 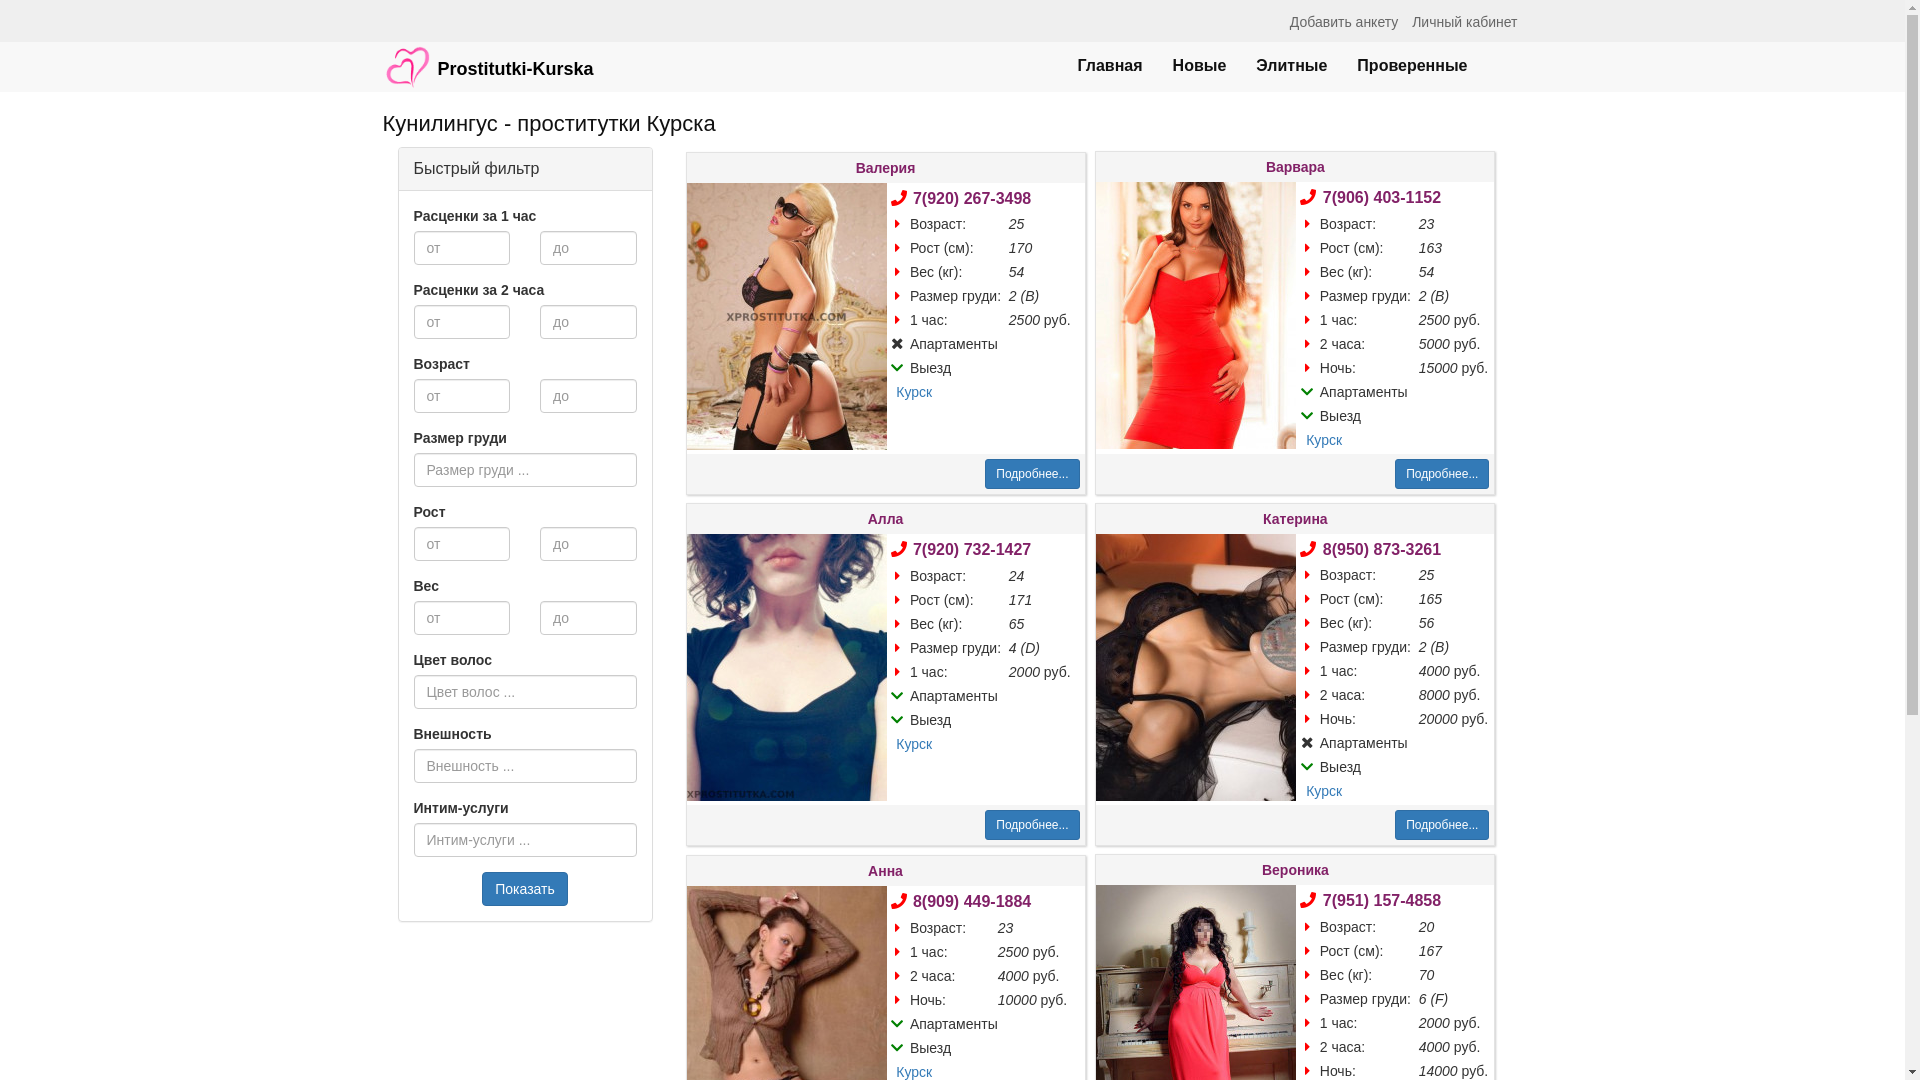 I want to click on 'Prostitutki-Kurska', so click(x=488, y=56).